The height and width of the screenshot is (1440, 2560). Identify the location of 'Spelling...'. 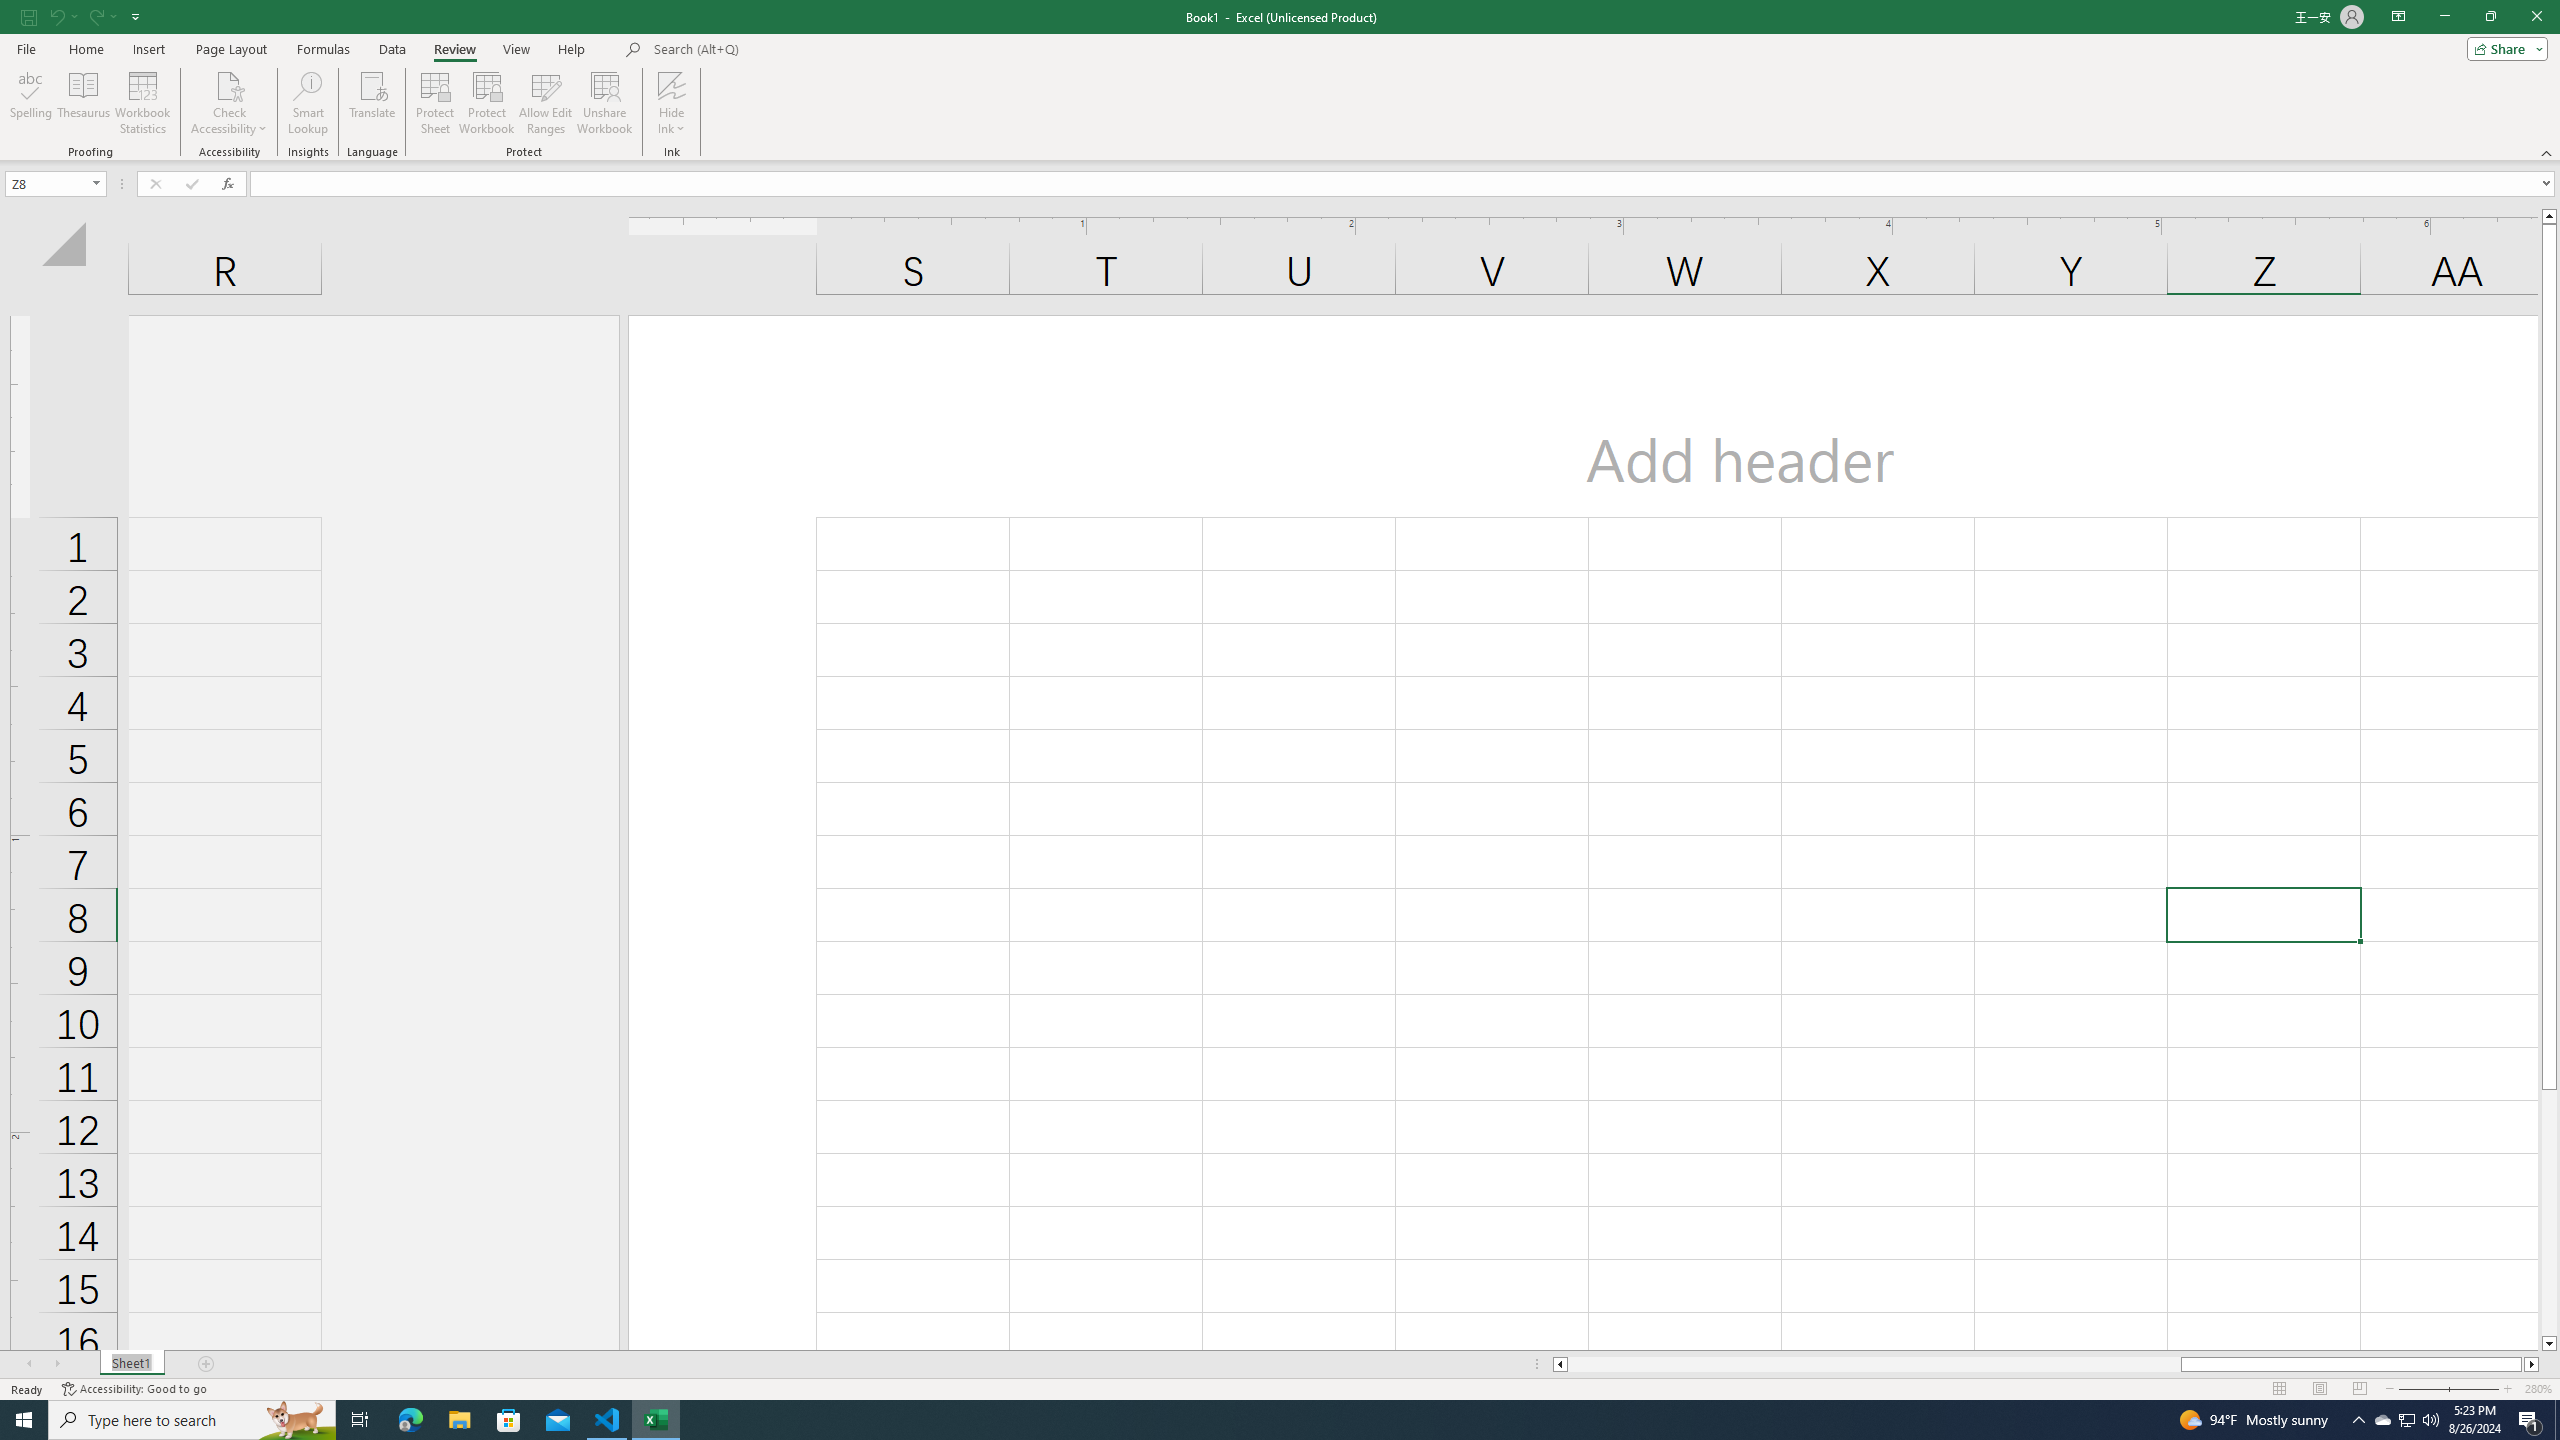
(29, 103).